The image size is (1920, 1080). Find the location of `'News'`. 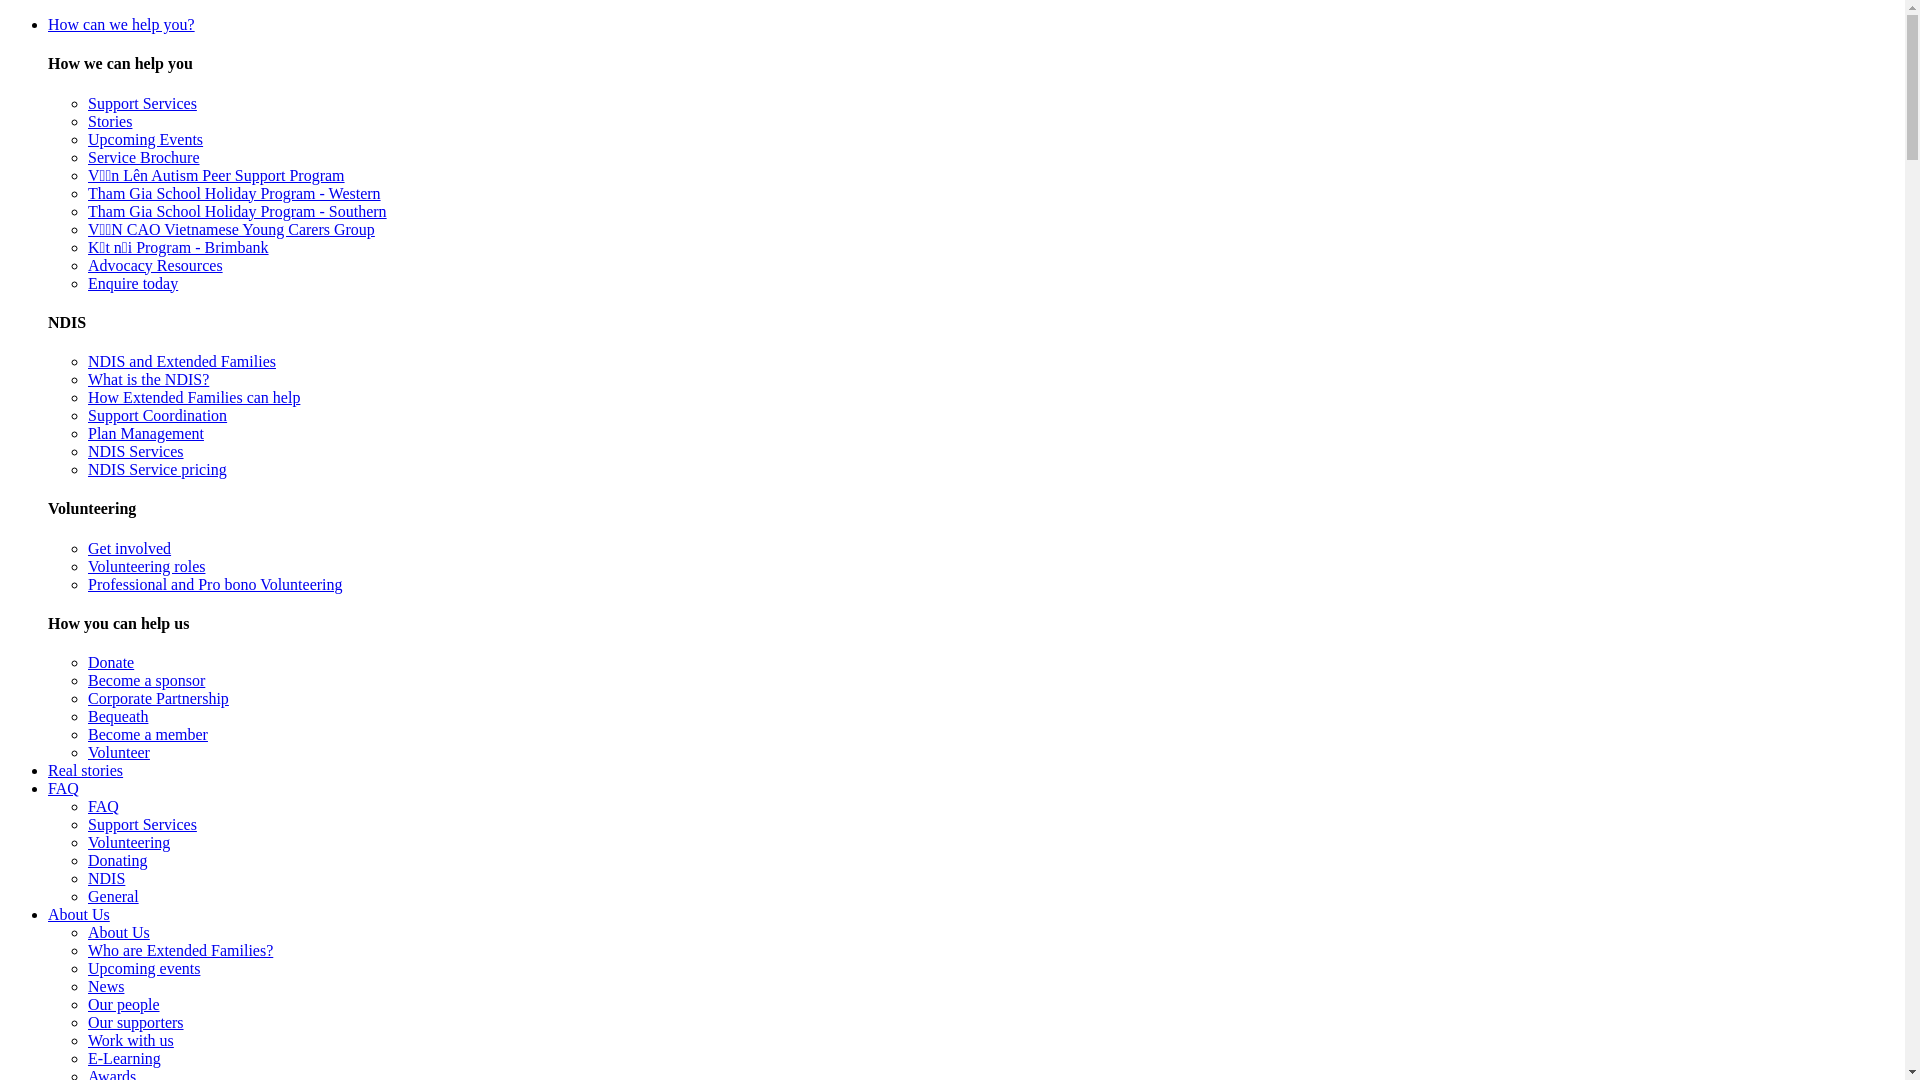

'News' is located at coordinates (104, 985).